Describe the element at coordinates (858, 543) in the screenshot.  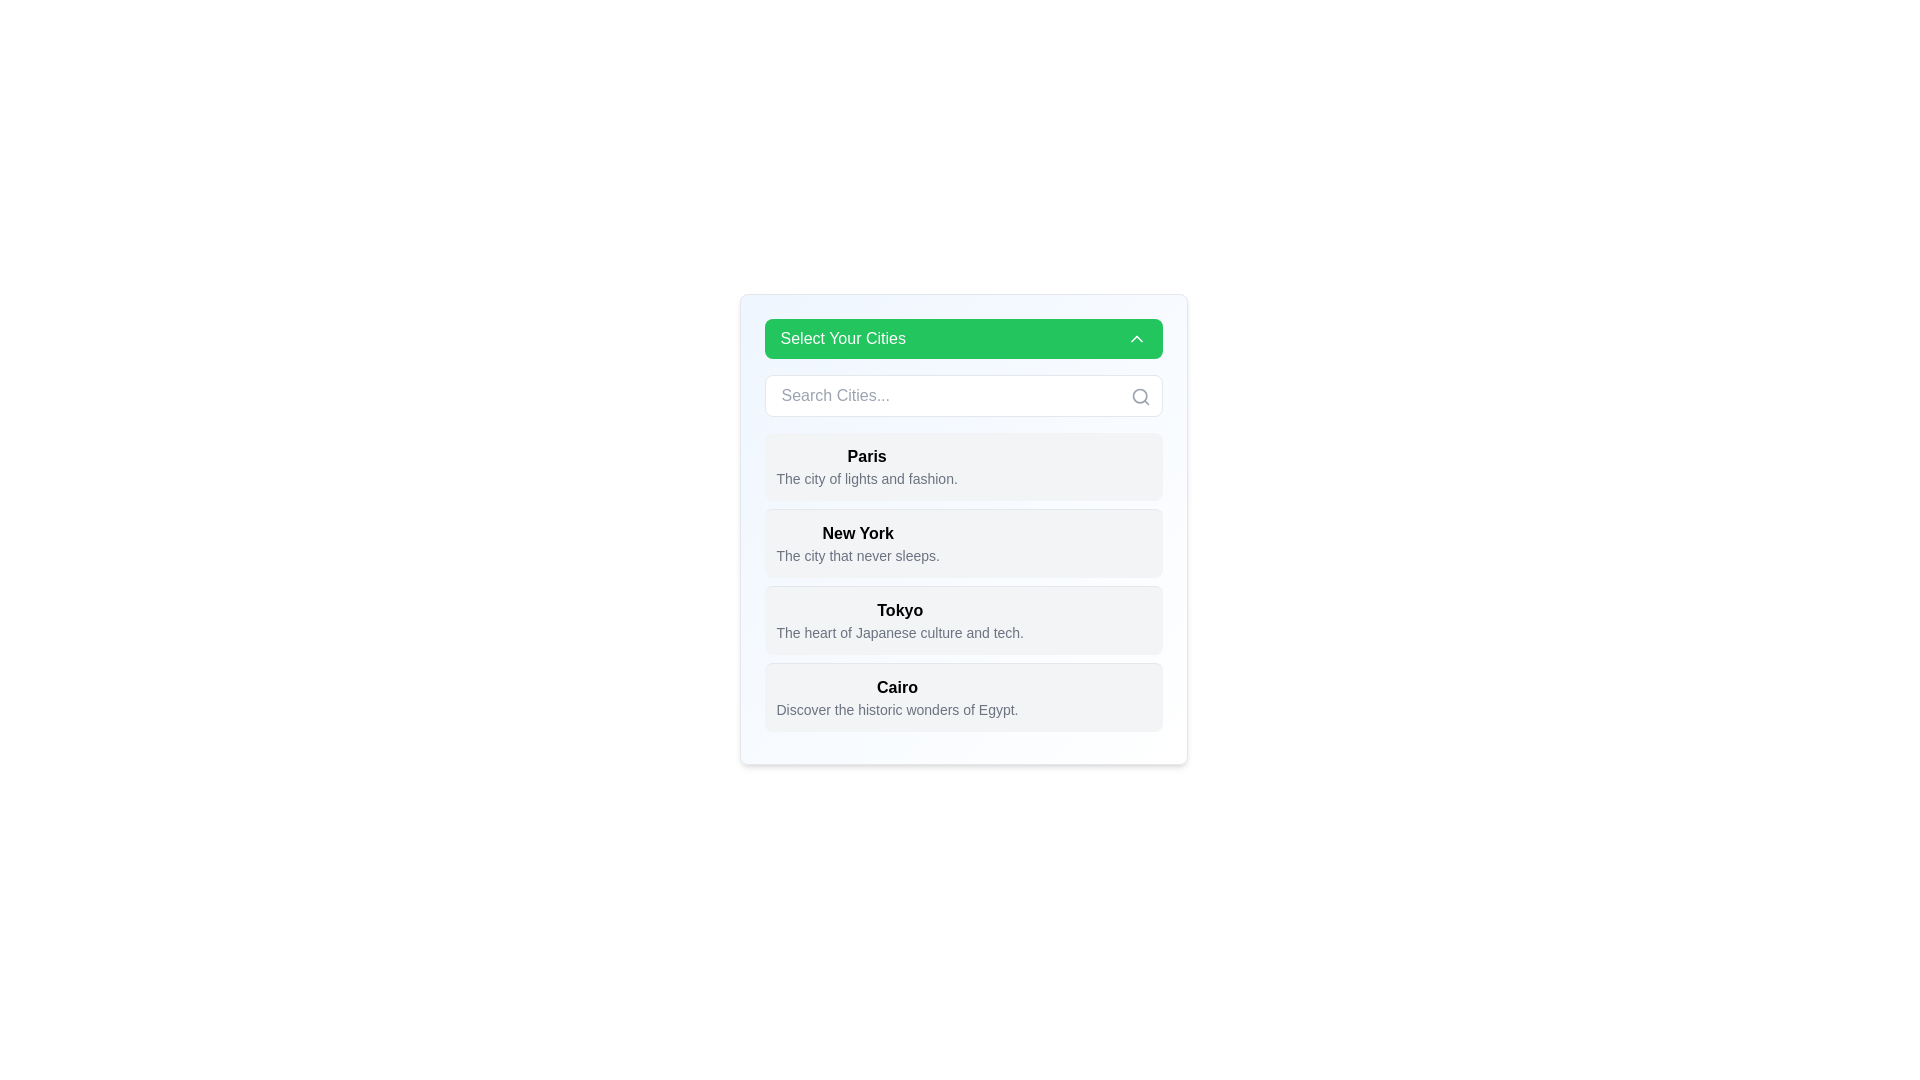
I see `the second item in the dropdown menu titled 'Select Your Cities' that describes 'New York'` at that location.